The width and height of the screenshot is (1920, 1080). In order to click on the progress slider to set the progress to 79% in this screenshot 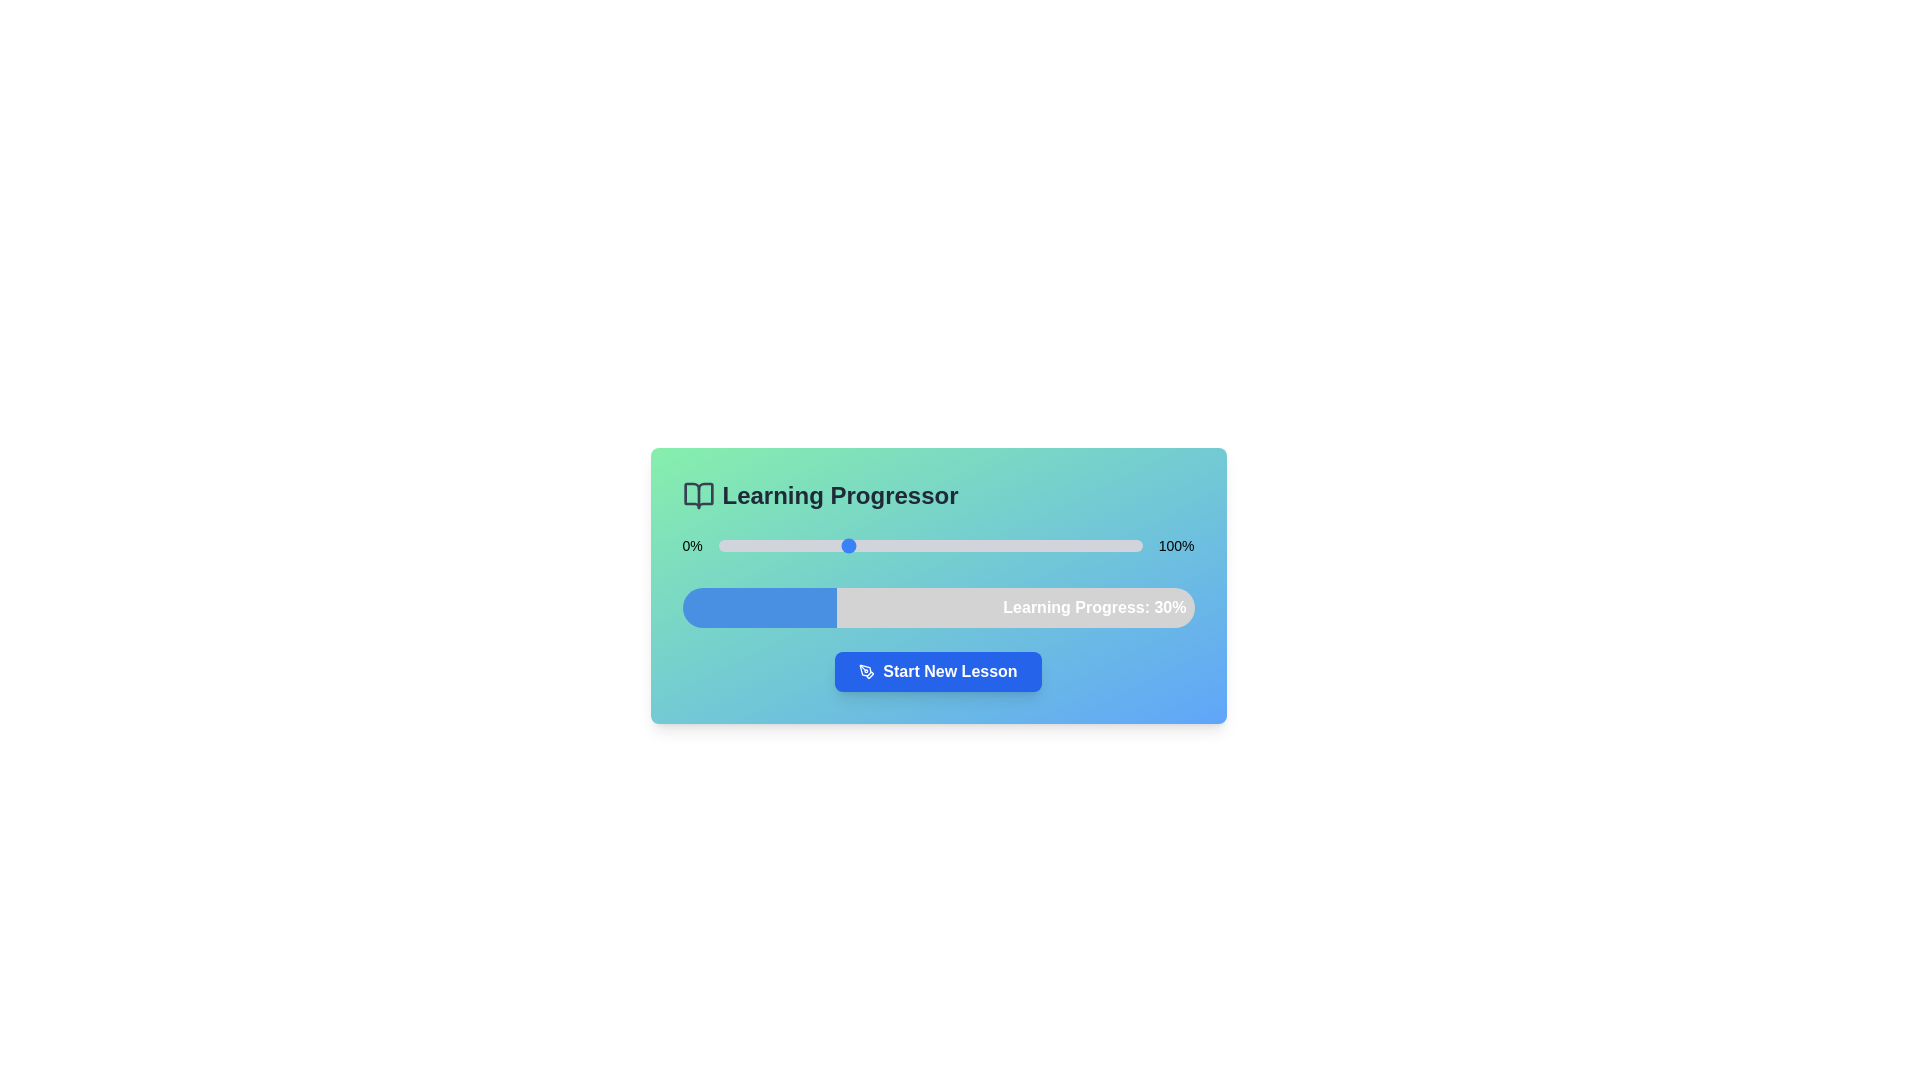, I will do `click(1052, 546)`.